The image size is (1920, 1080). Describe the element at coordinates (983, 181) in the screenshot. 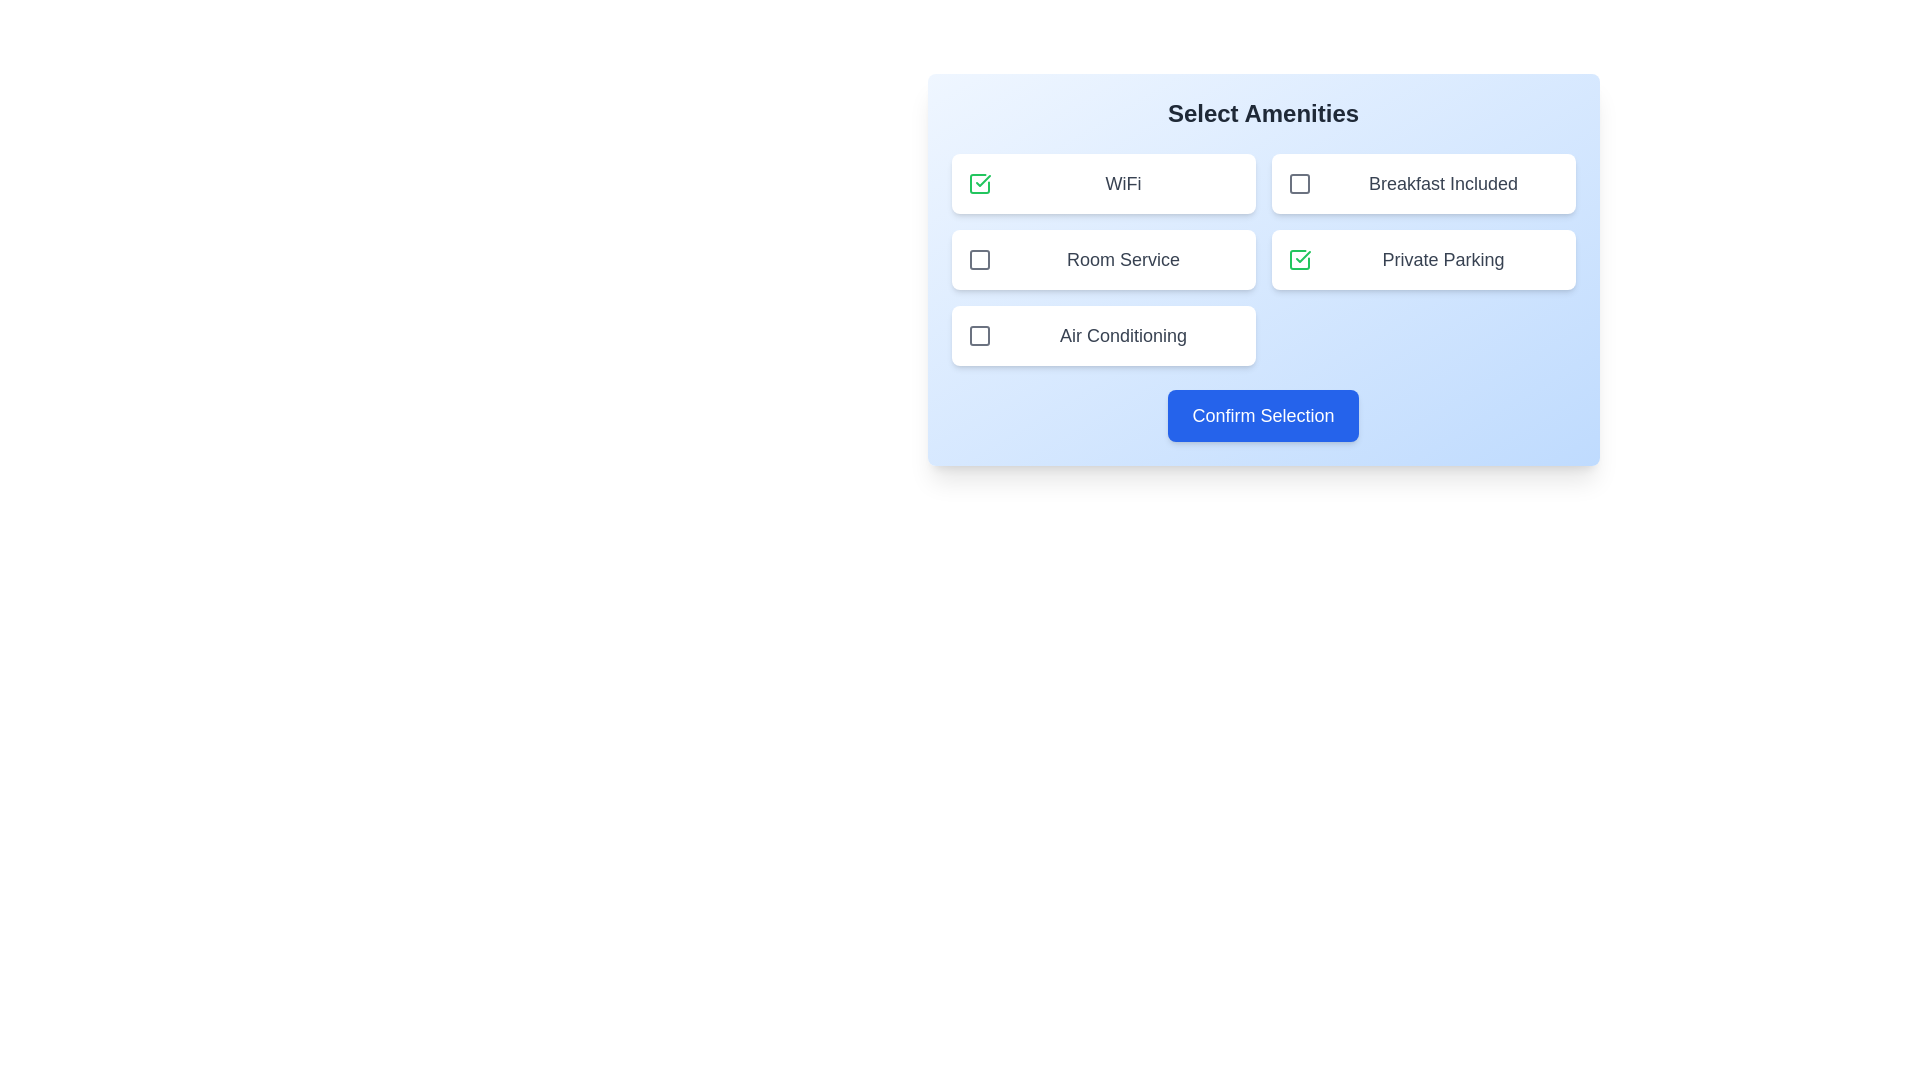

I see `the checkmark icon indicating the selection state of the 'WiFi' checkbox, which visually confirms that the option is selected` at that location.